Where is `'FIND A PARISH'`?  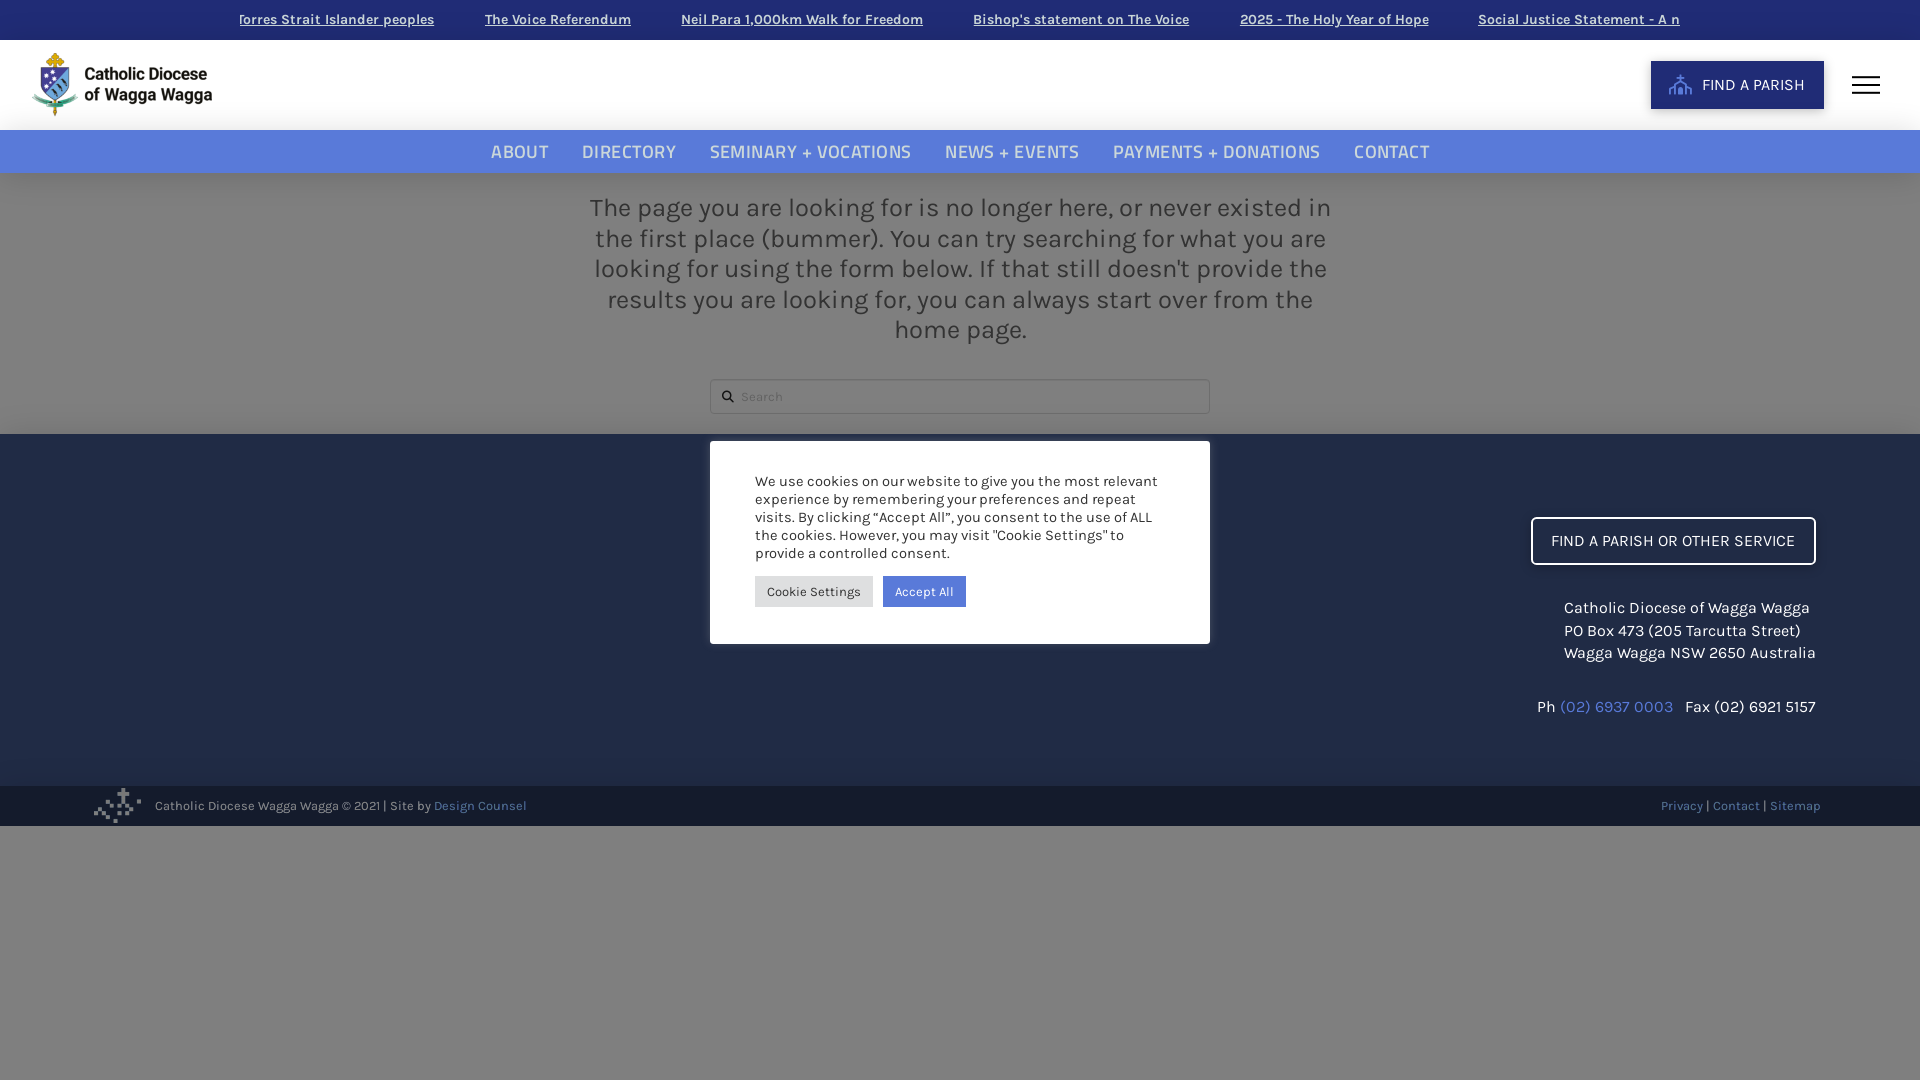 'FIND A PARISH' is located at coordinates (1736, 83).